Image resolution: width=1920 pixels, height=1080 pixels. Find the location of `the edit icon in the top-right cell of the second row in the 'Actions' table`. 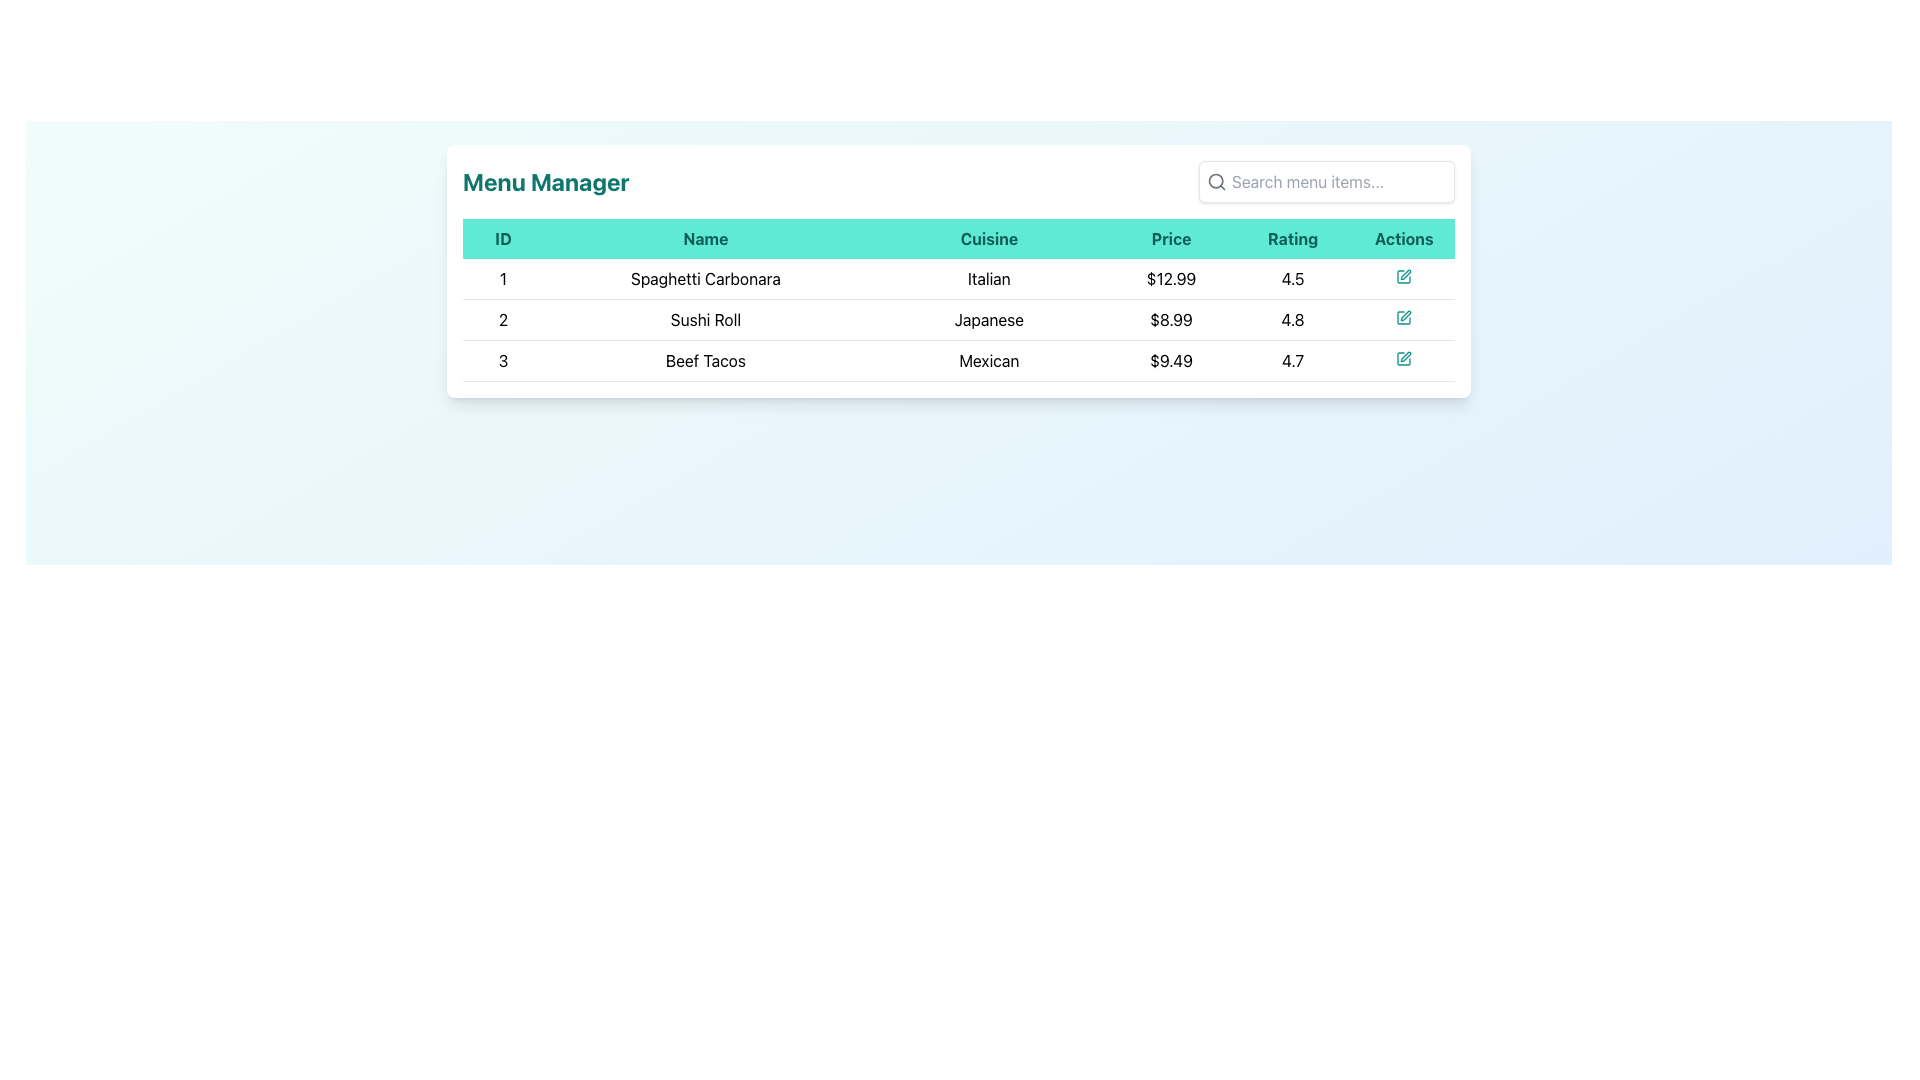

the edit icon in the top-right cell of the second row in the 'Actions' table is located at coordinates (1403, 316).